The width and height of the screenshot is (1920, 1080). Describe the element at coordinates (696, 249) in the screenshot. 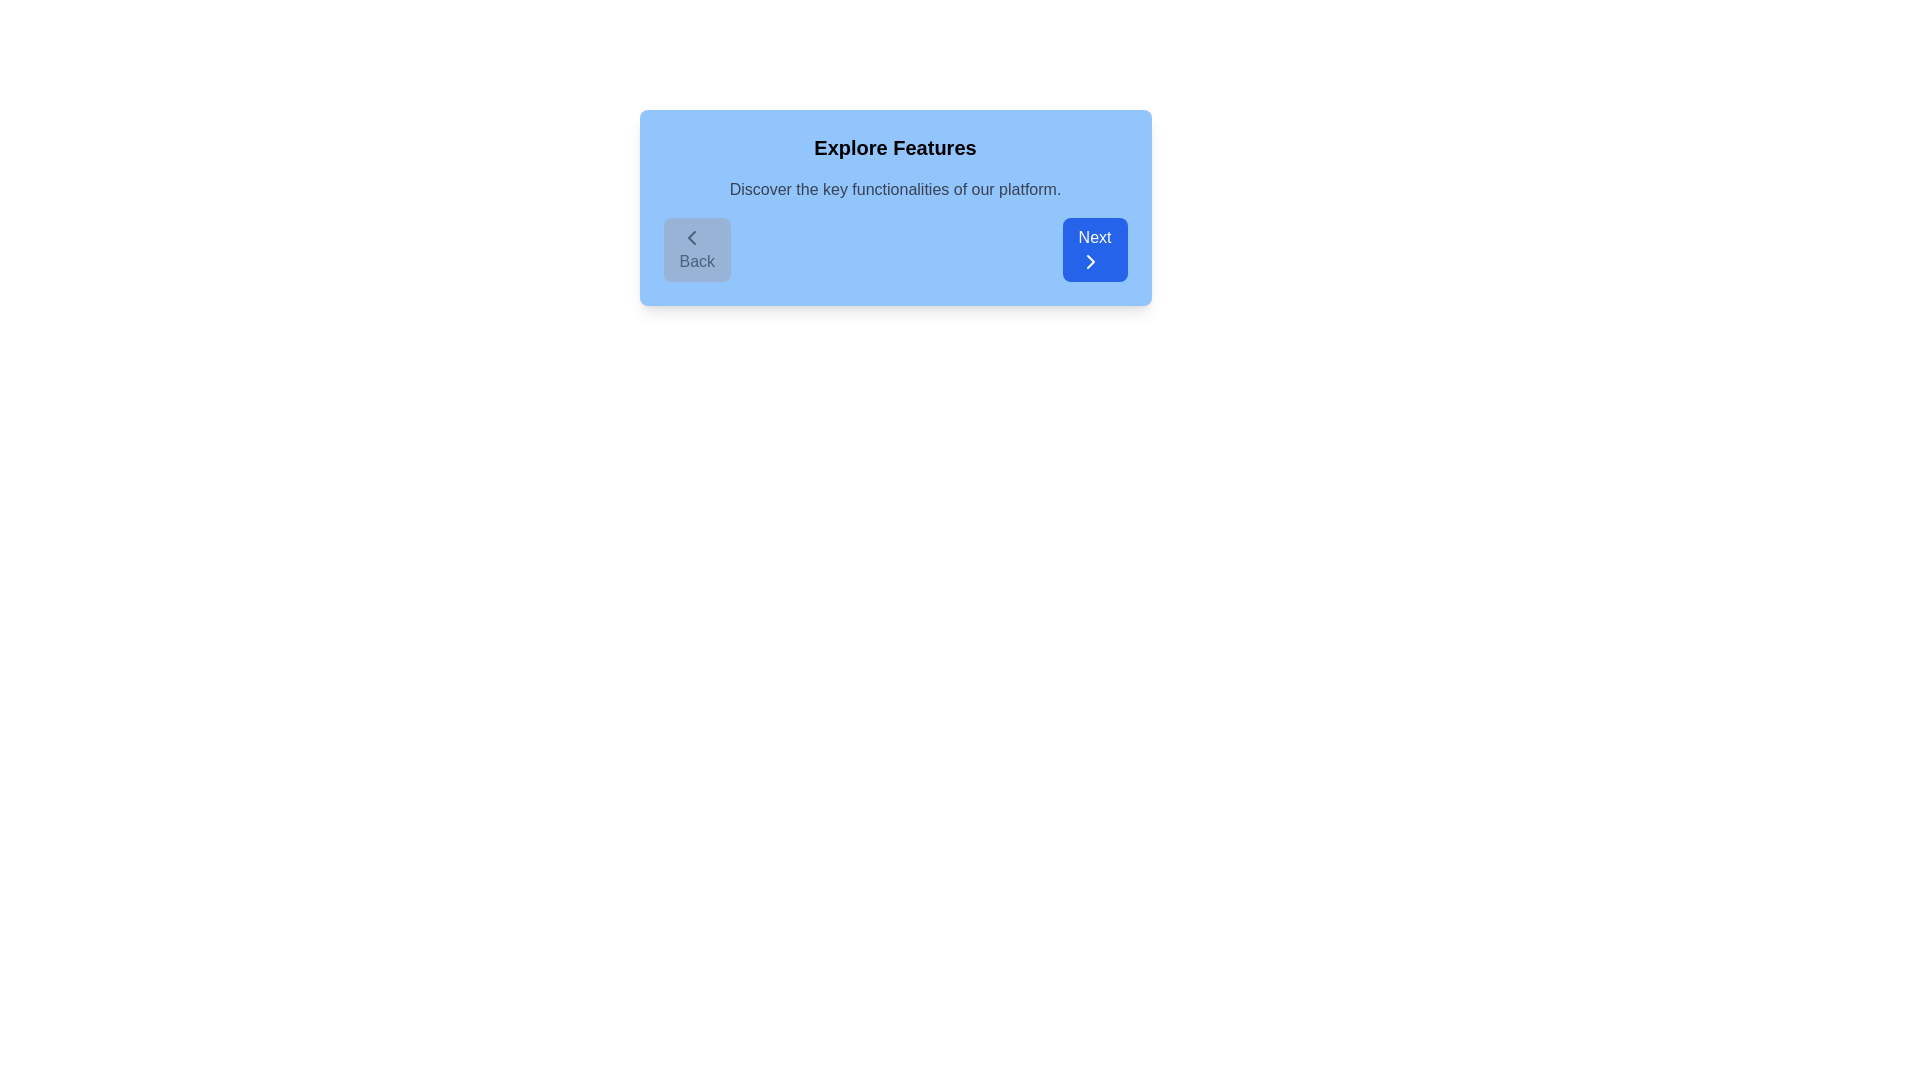

I see `the 'Back' button to navigate to the previous step of the tour` at that location.